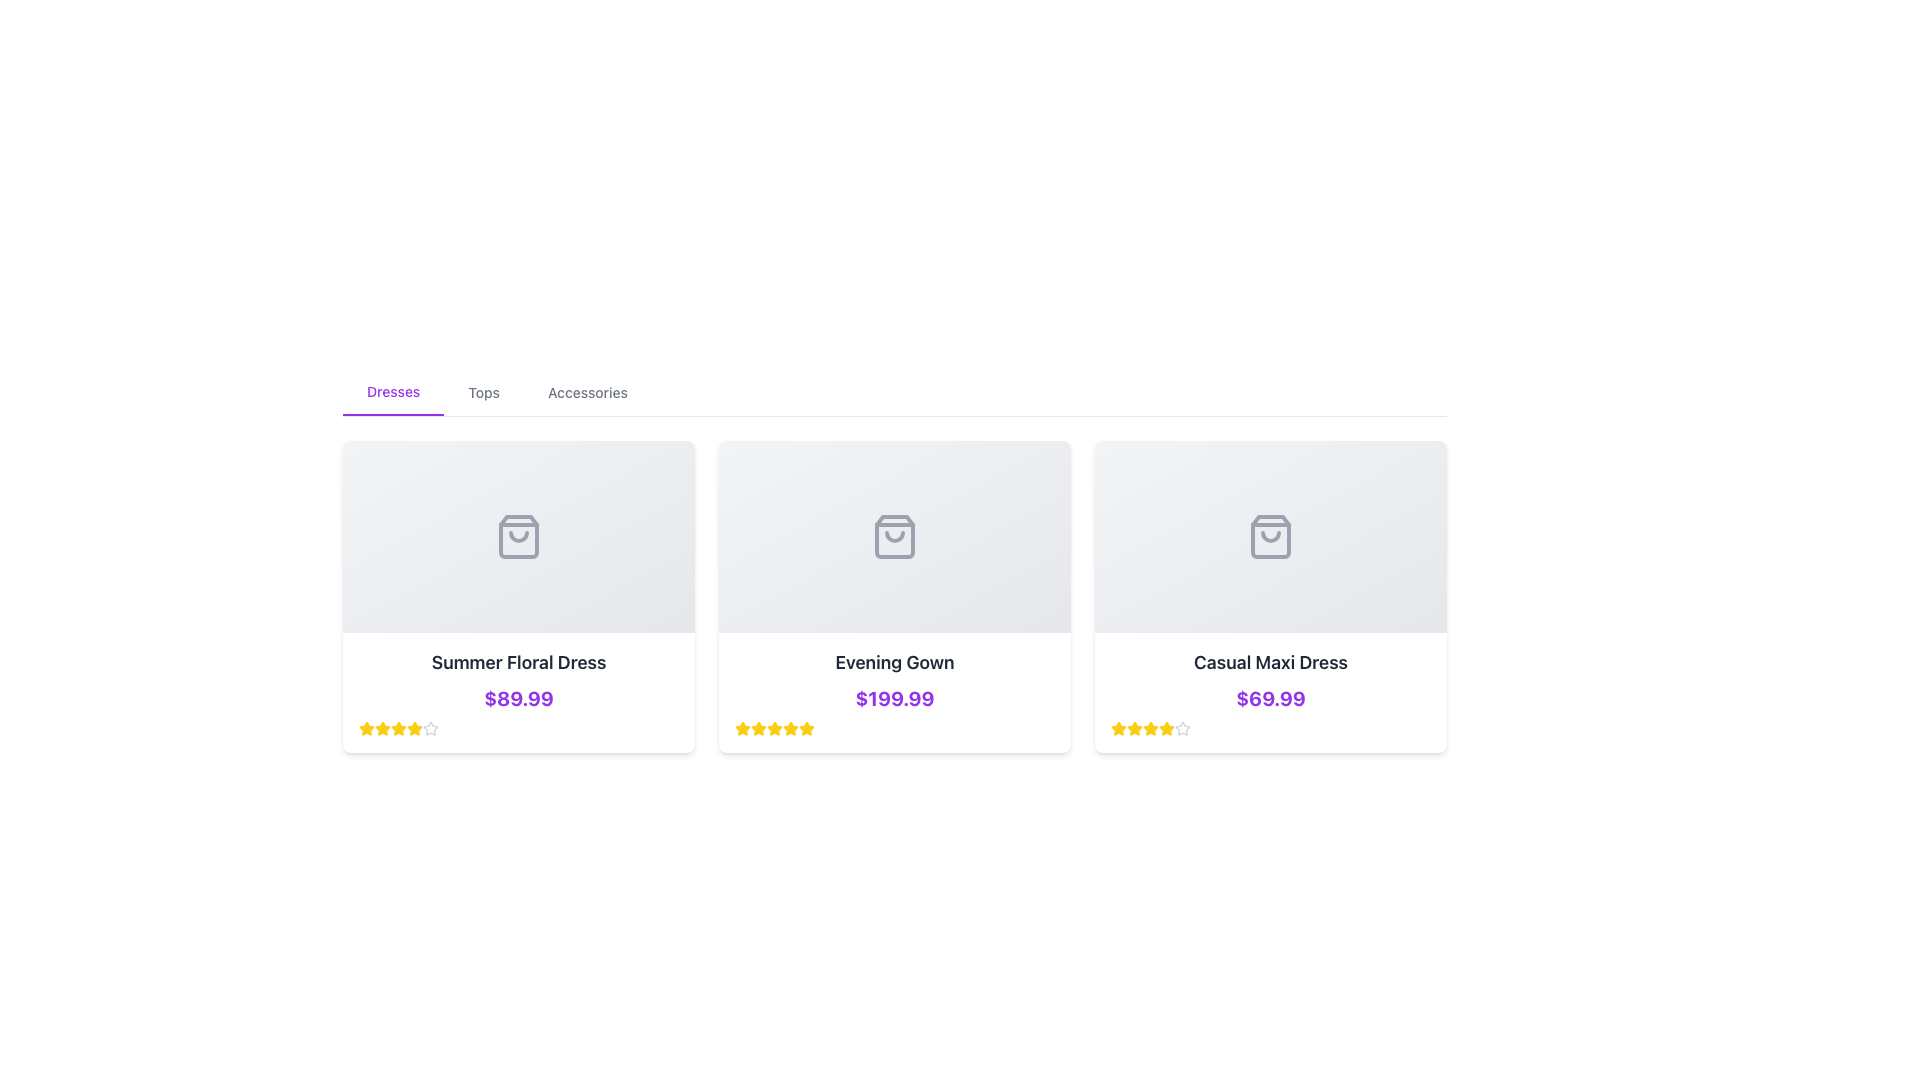 Image resolution: width=1920 pixels, height=1080 pixels. I want to click on the 'Accessories' text label in the navigation bar to change its color from gray to purple, so click(586, 393).